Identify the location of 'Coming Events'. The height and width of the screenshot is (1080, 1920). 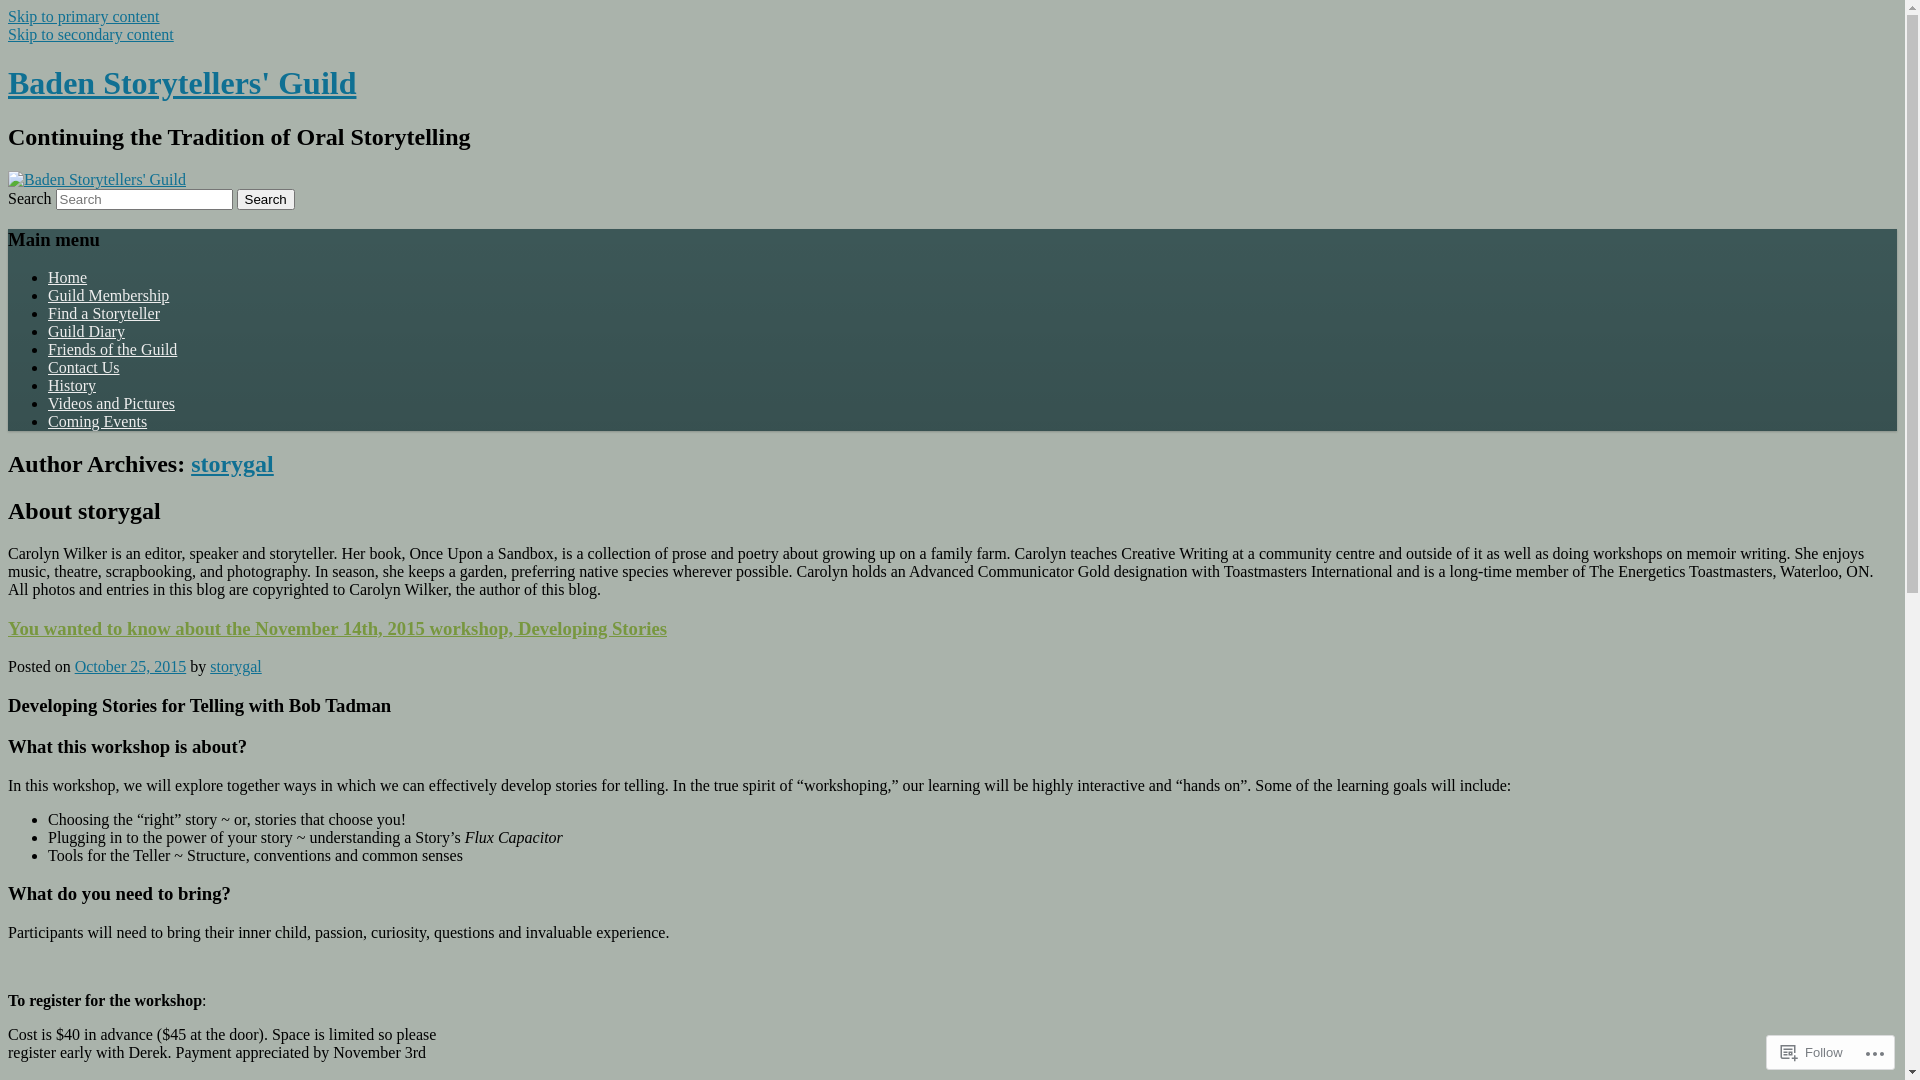
(96, 420).